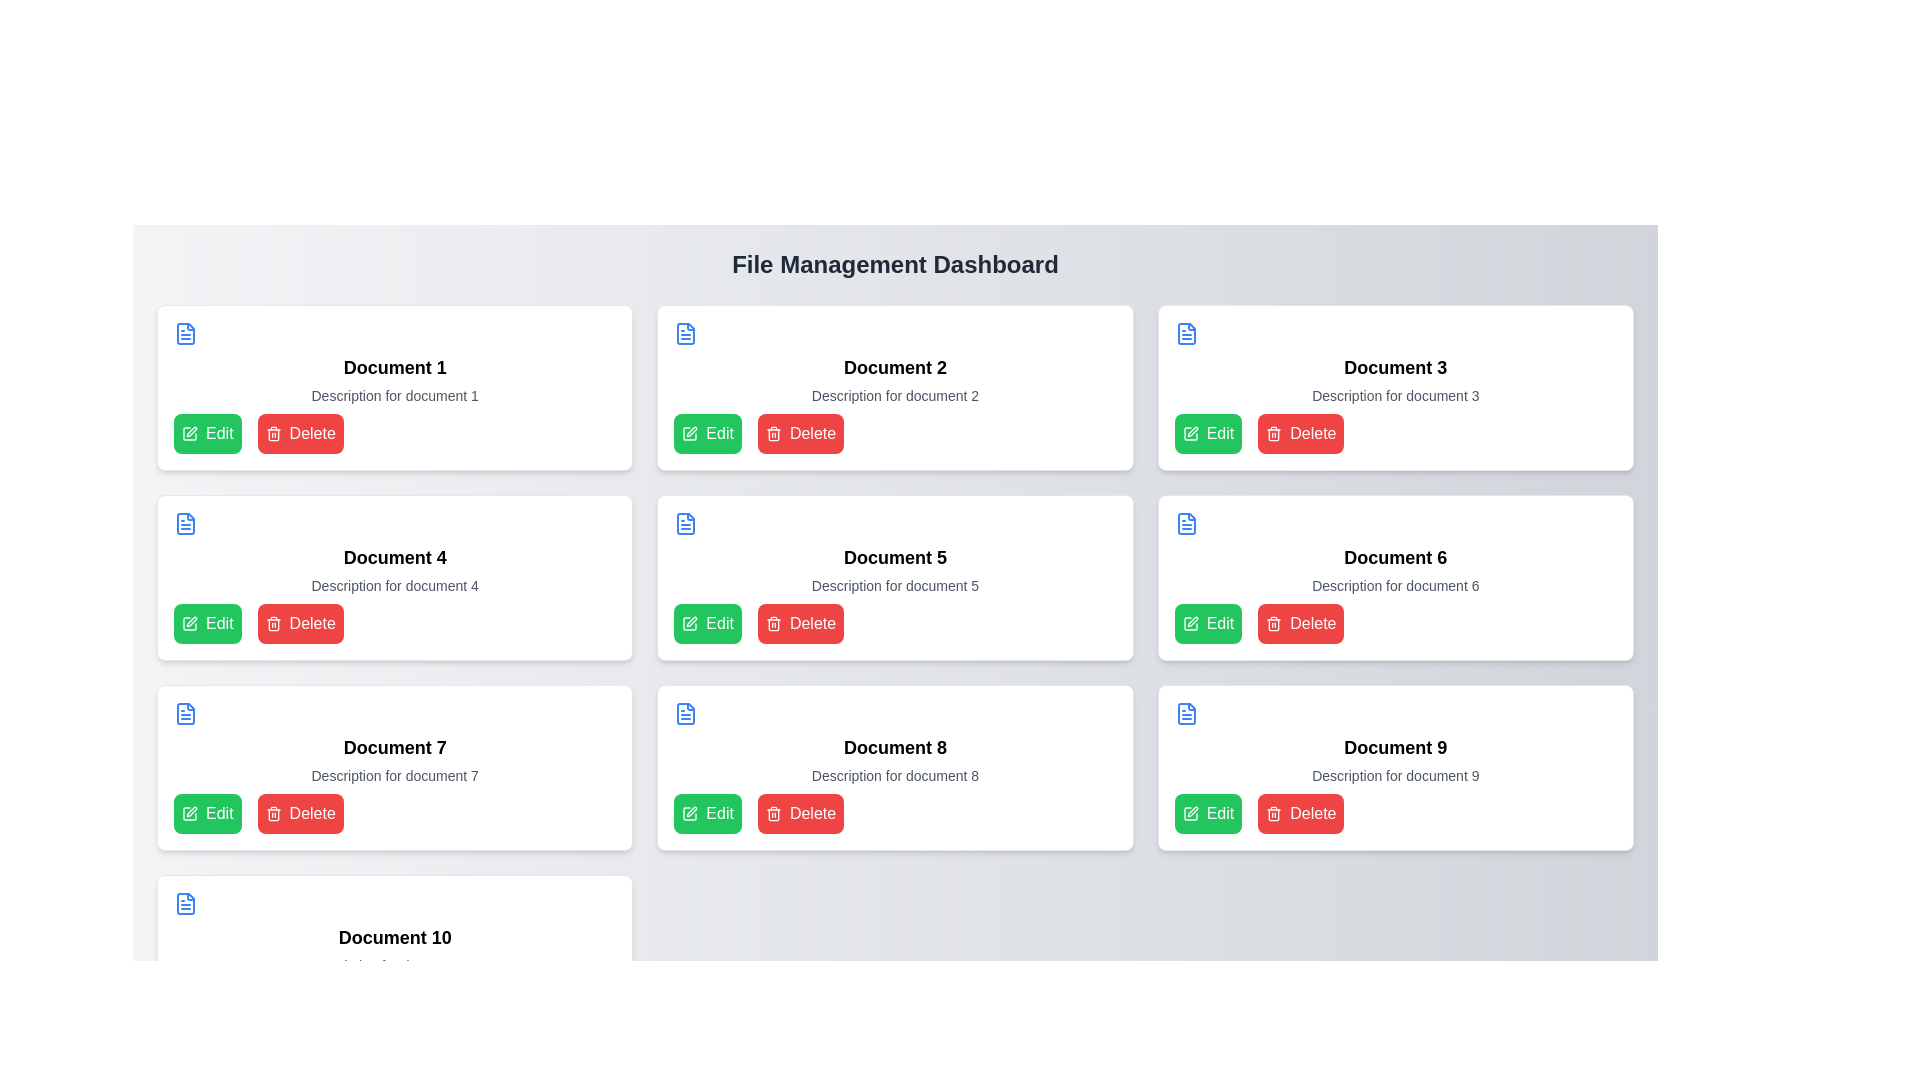 The width and height of the screenshot is (1920, 1080). Describe the element at coordinates (395, 623) in the screenshot. I see `the interactive buttons in the grouped element for 'Document 4'` at that location.